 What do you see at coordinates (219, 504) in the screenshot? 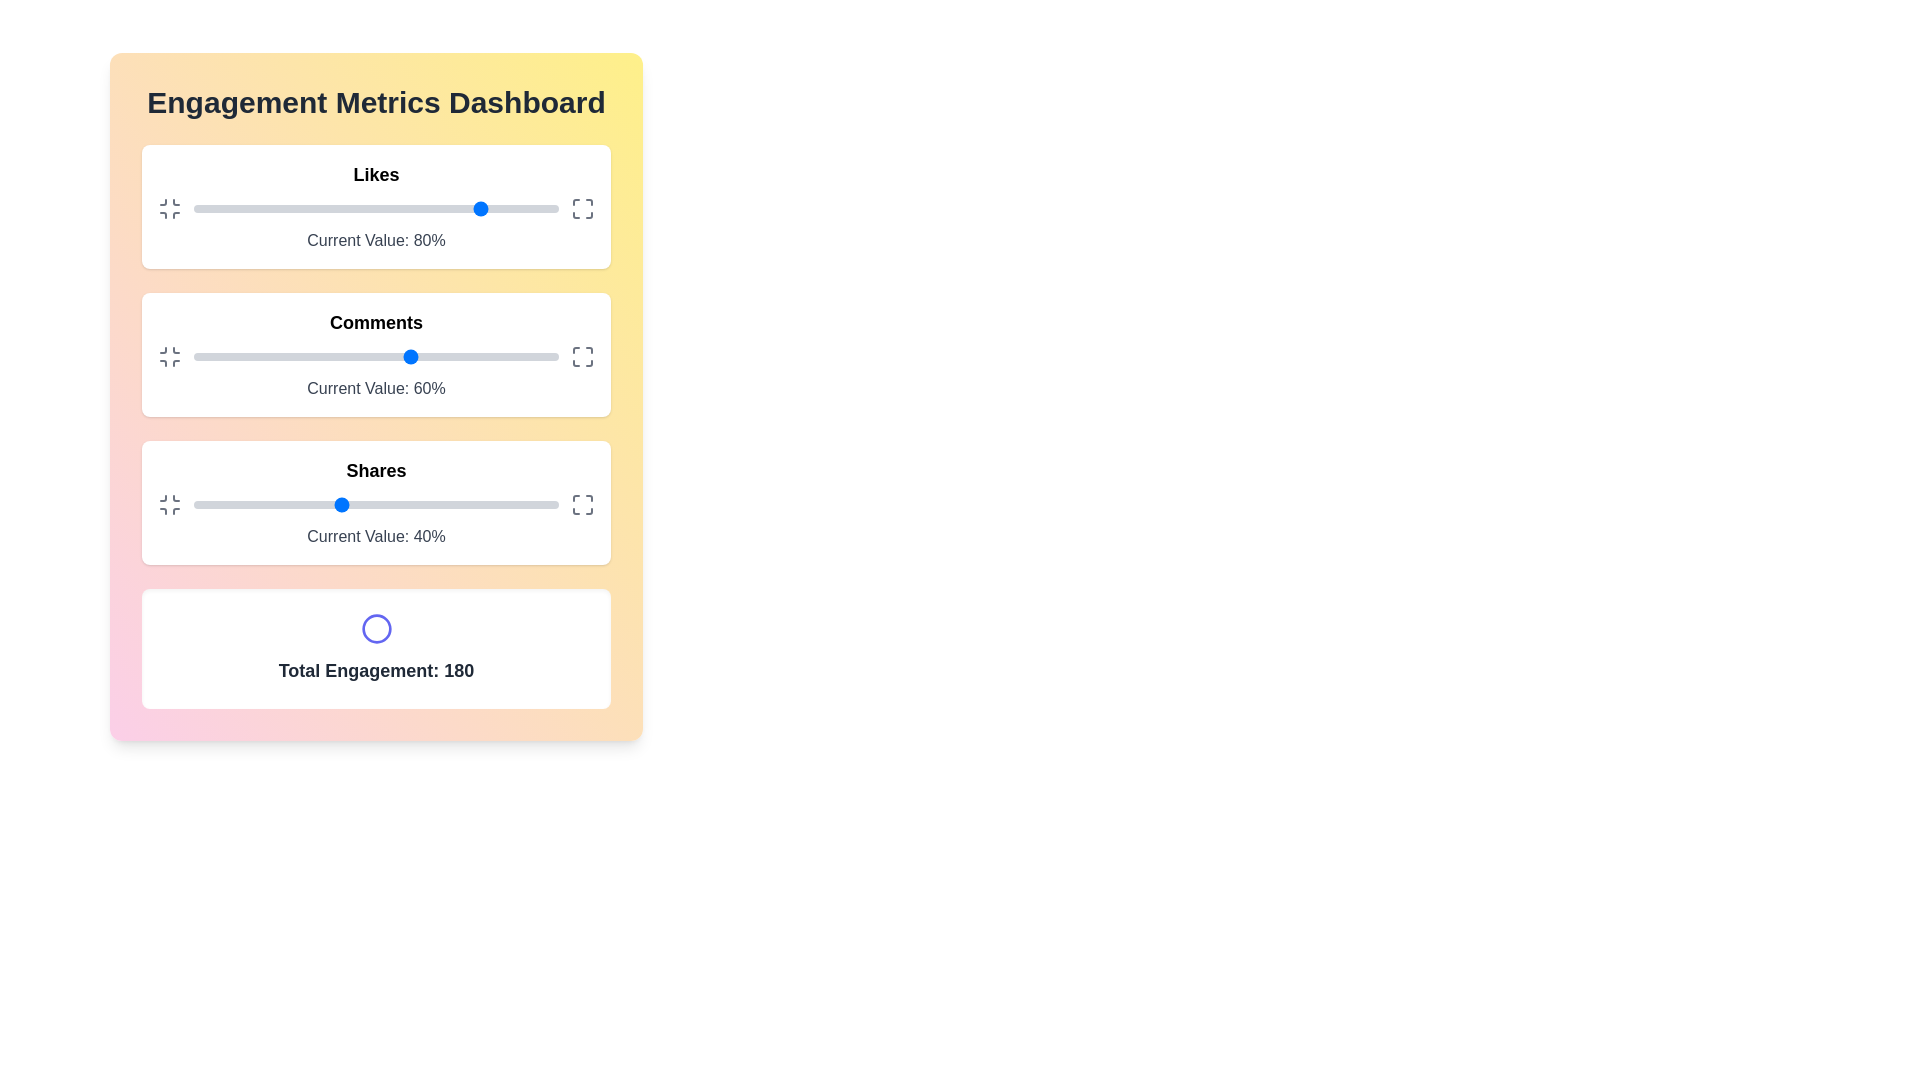
I see `the 'Shares' slider` at bounding box center [219, 504].